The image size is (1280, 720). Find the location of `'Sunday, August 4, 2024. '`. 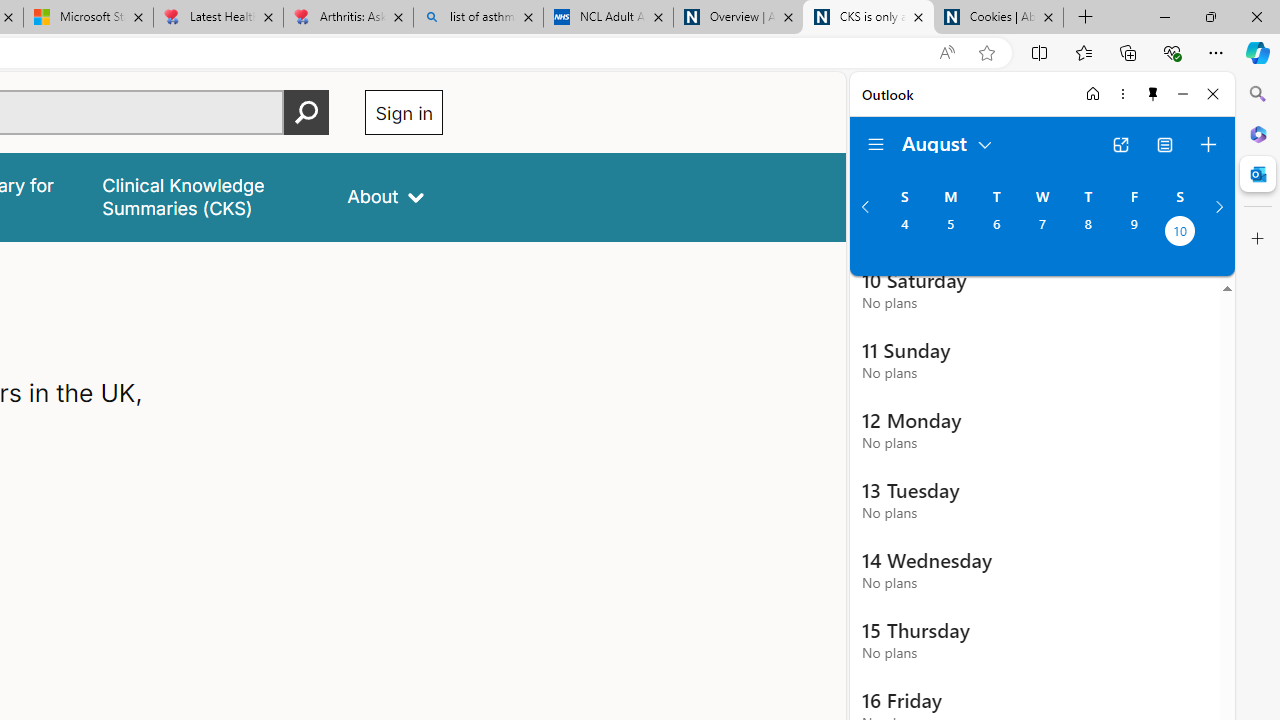

'Sunday, August 4, 2024. ' is located at coordinates (903, 232).